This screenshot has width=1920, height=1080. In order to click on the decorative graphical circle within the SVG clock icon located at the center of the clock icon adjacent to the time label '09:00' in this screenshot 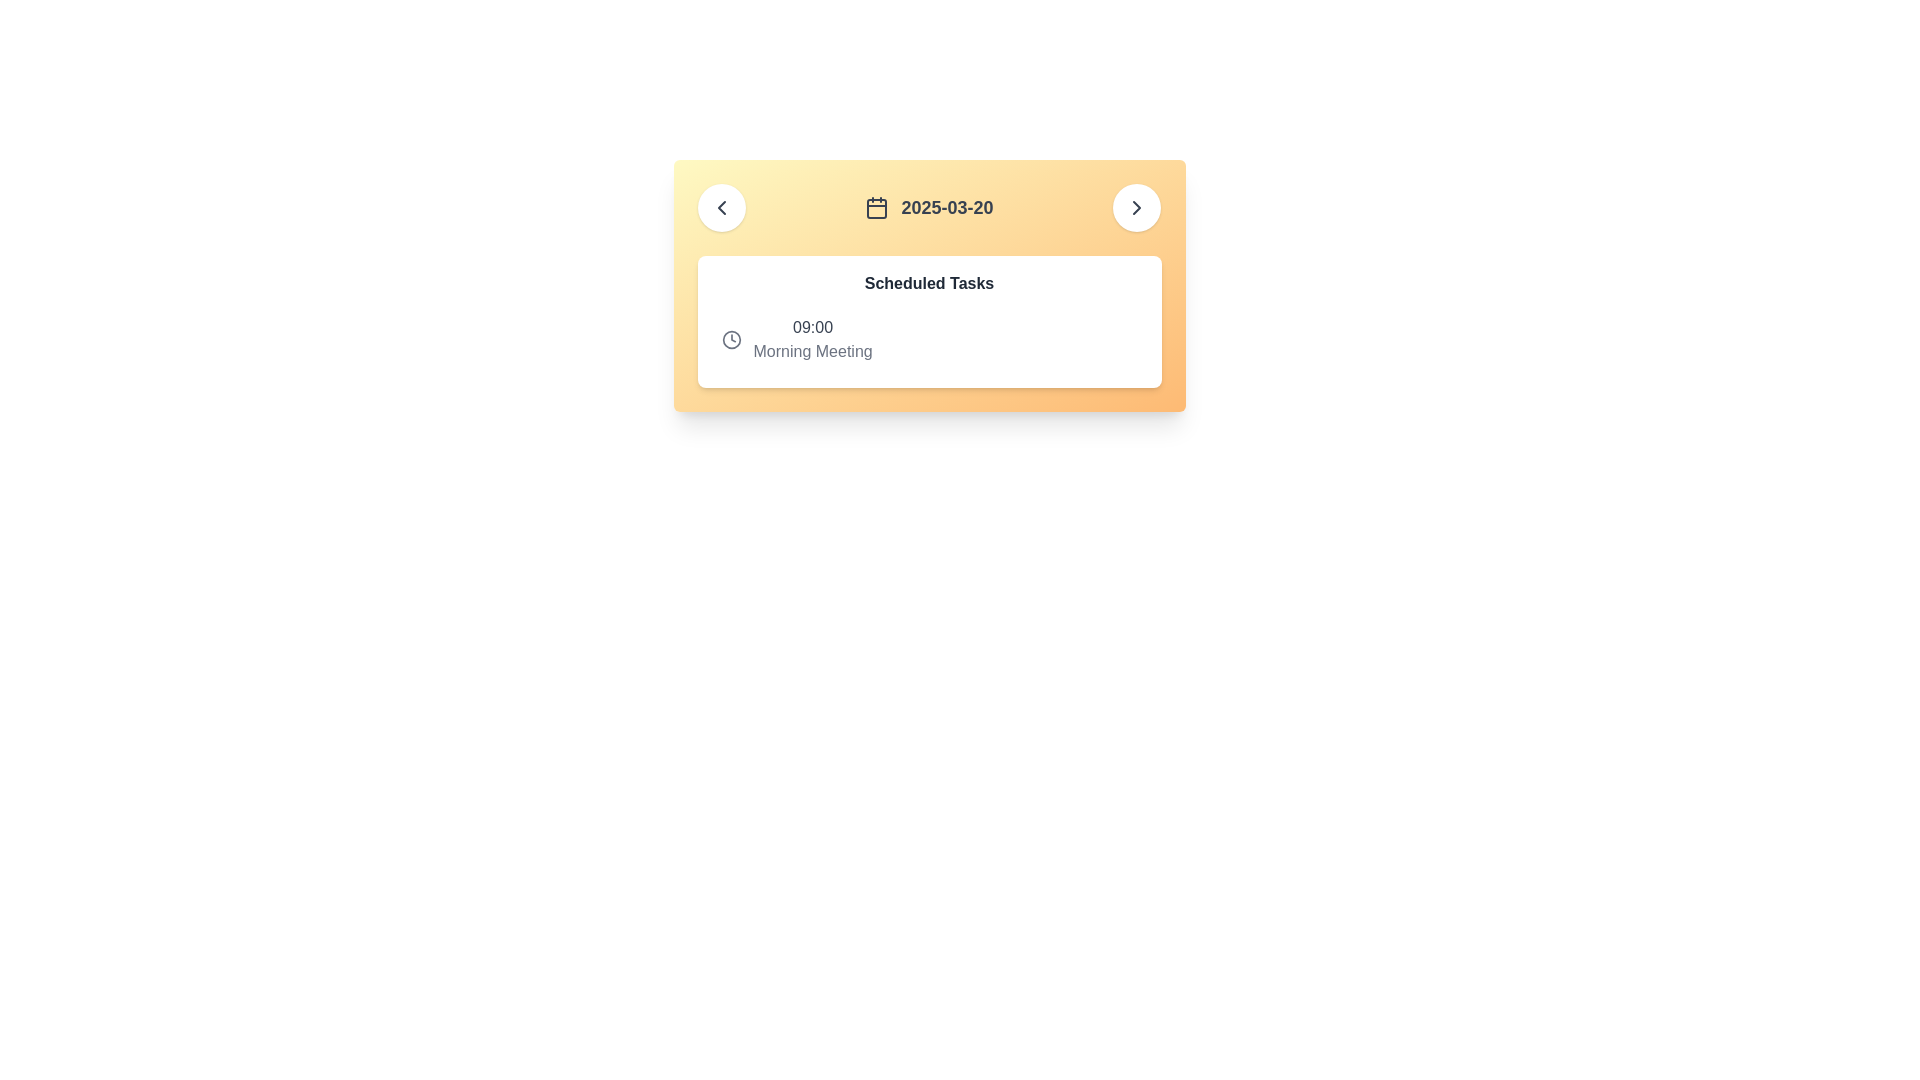, I will do `click(730, 338)`.